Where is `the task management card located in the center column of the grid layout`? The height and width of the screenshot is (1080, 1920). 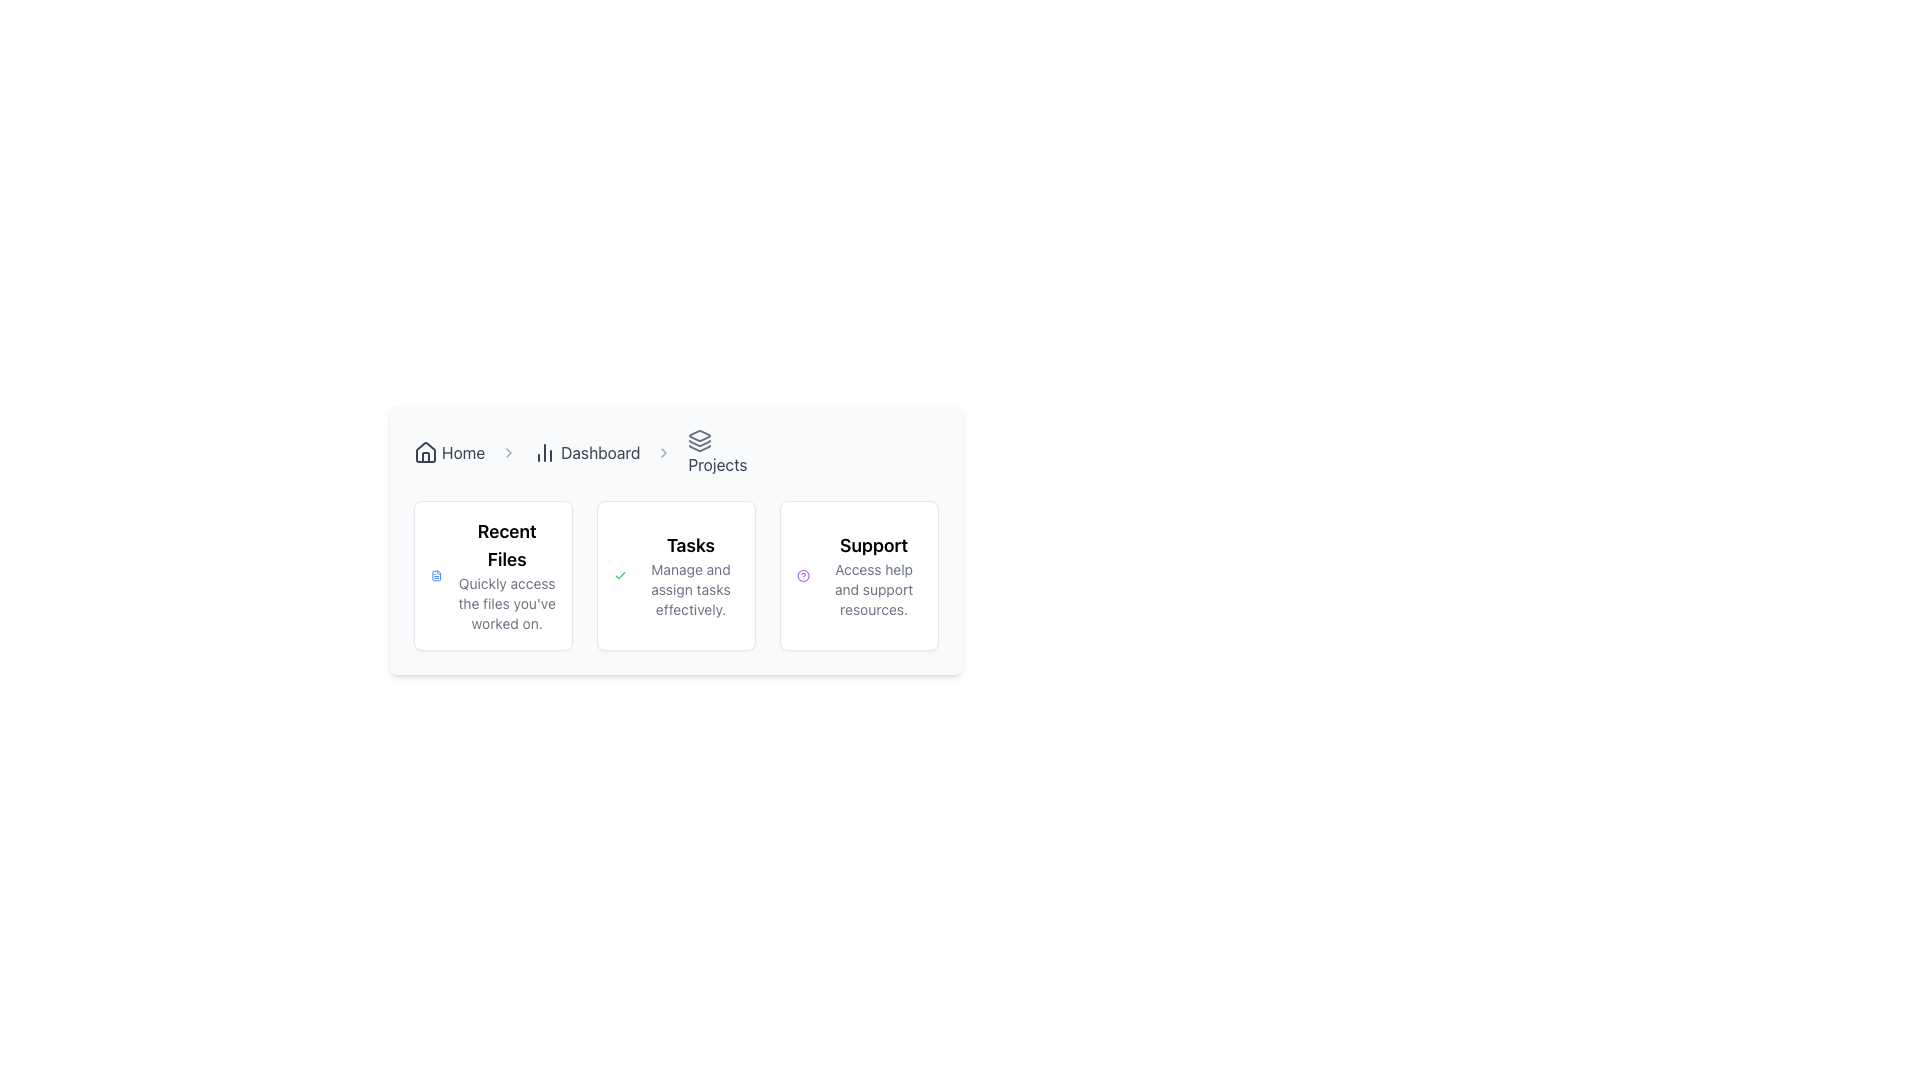 the task management card located in the center column of the grid layout is located at coordinates (676, 575).